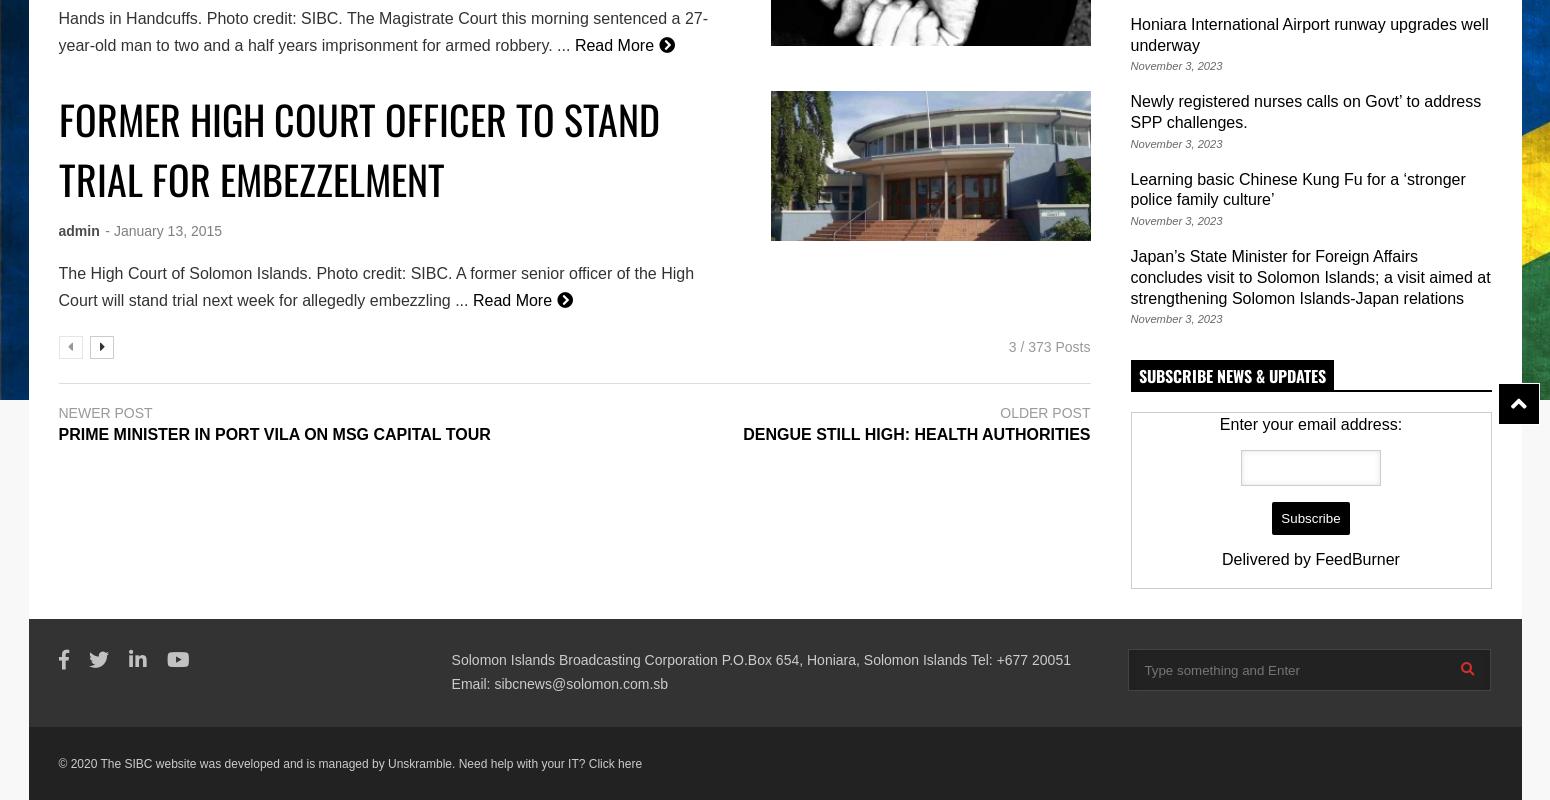 Image resolution: width=1550 pixels, height=800 pixels. I want to click on 'DENGUE STILL HIGH: HEALTH AUTHORITIES', so click(916, 433).